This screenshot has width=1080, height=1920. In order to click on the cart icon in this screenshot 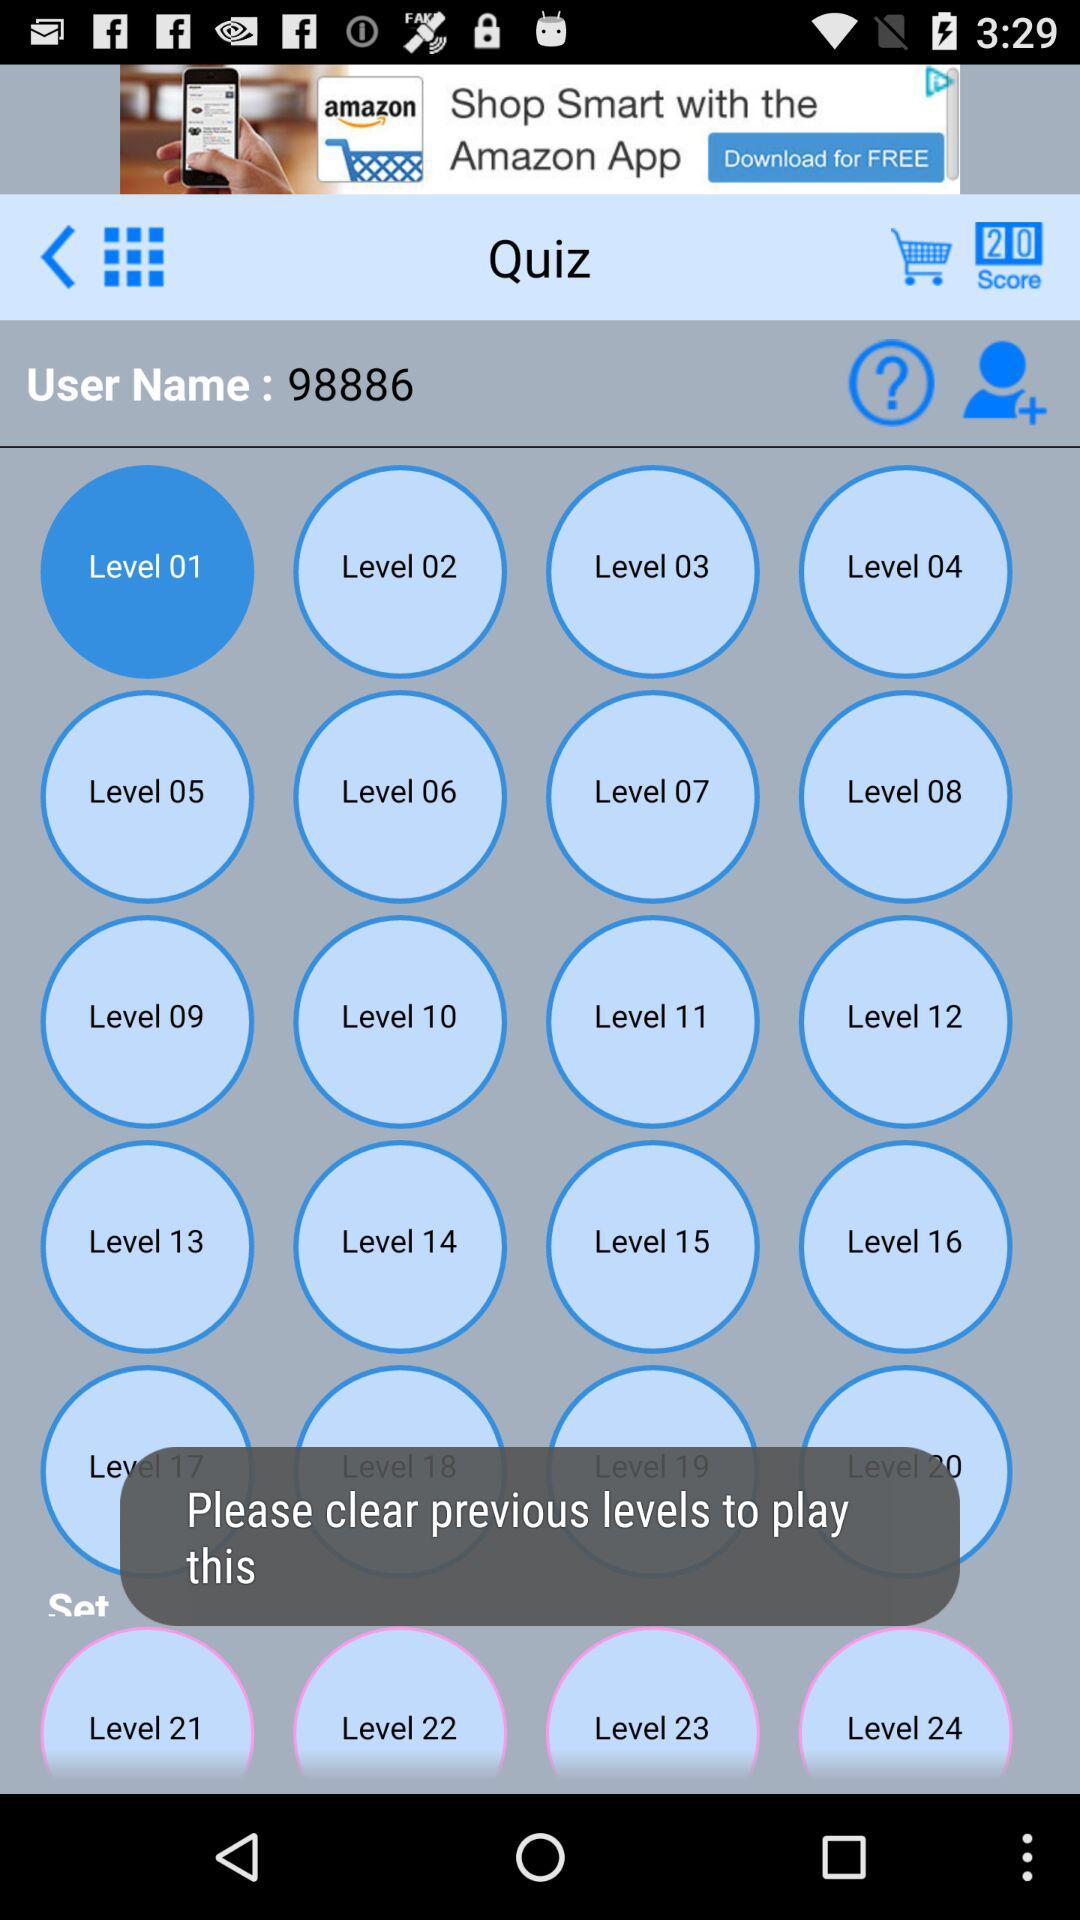, I will do `click(921, 273)`.